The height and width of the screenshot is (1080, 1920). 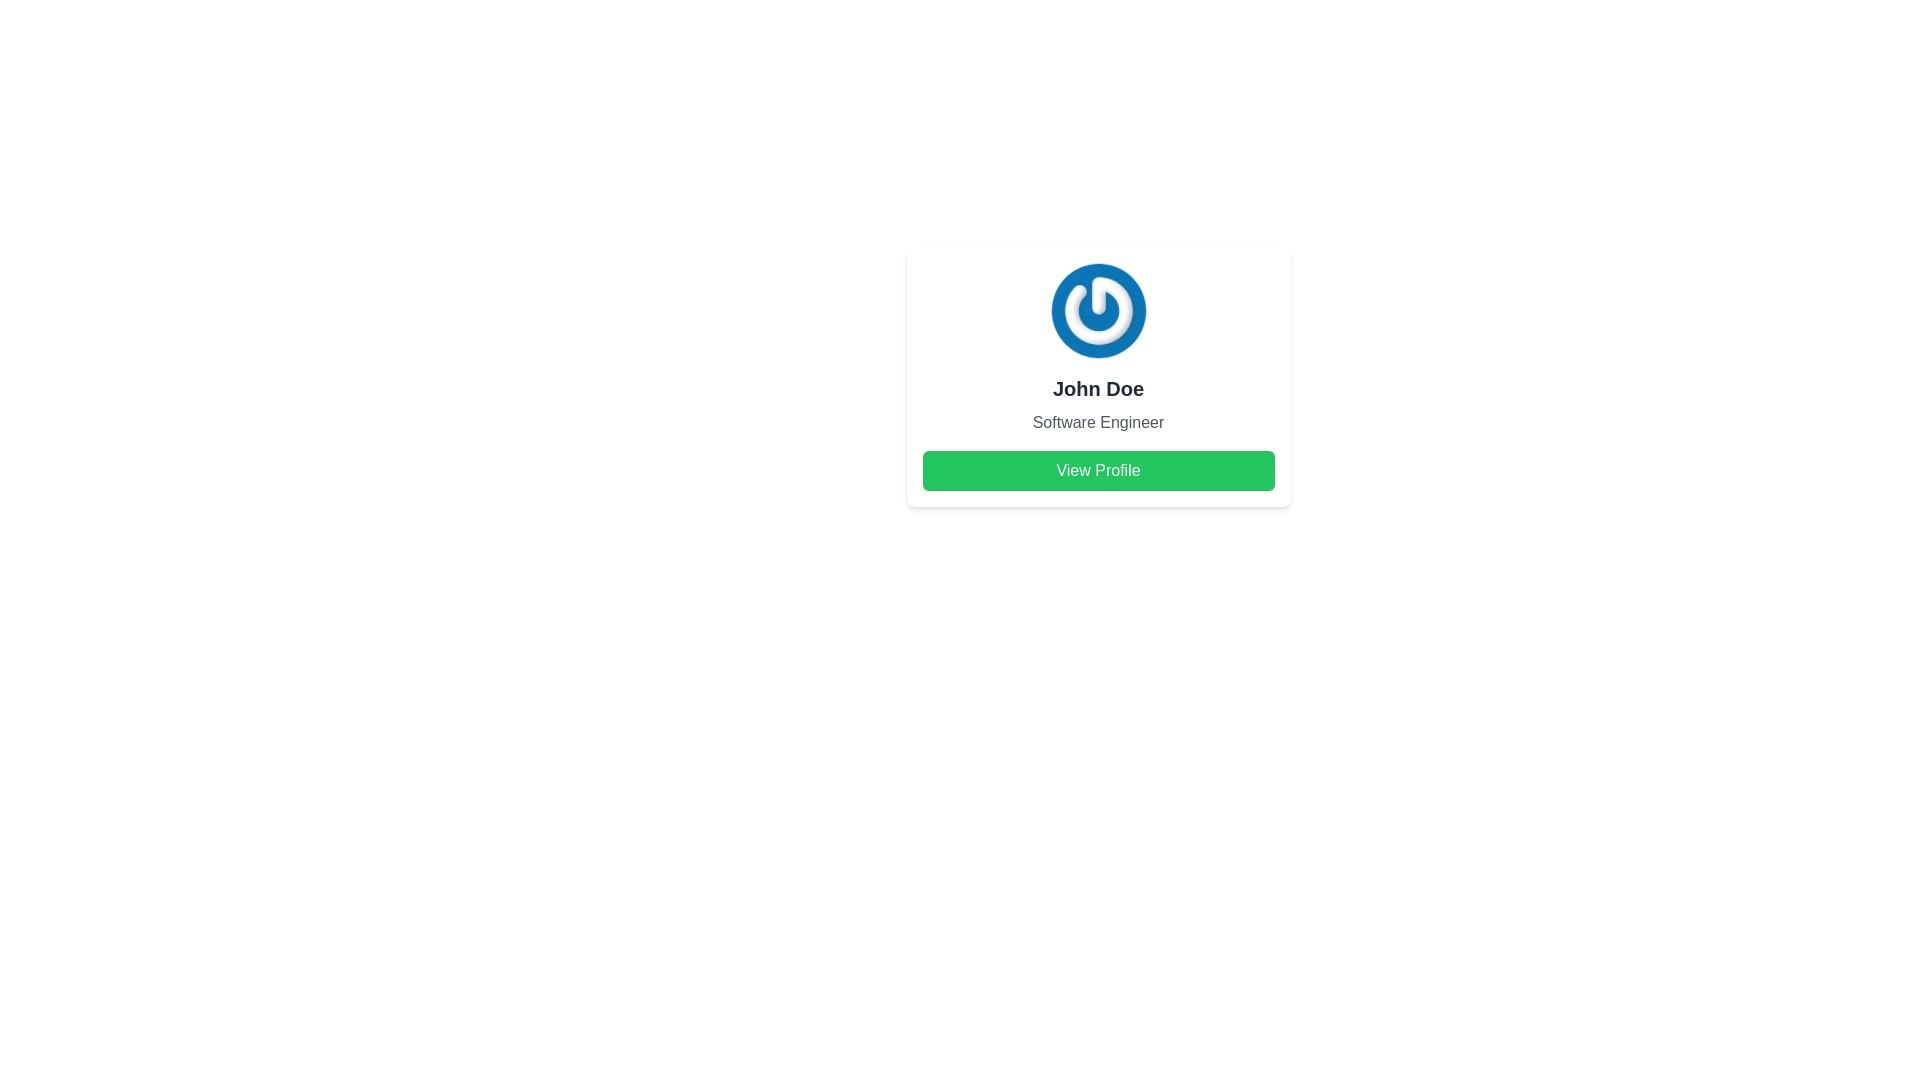 What do you see at coordinates (1097, 377) in the screenshot?
I see `the user profile card that displays the user's avatar, name, and role, with a 'View Profile' button at the bottom` at bounding box center [1097, 377].